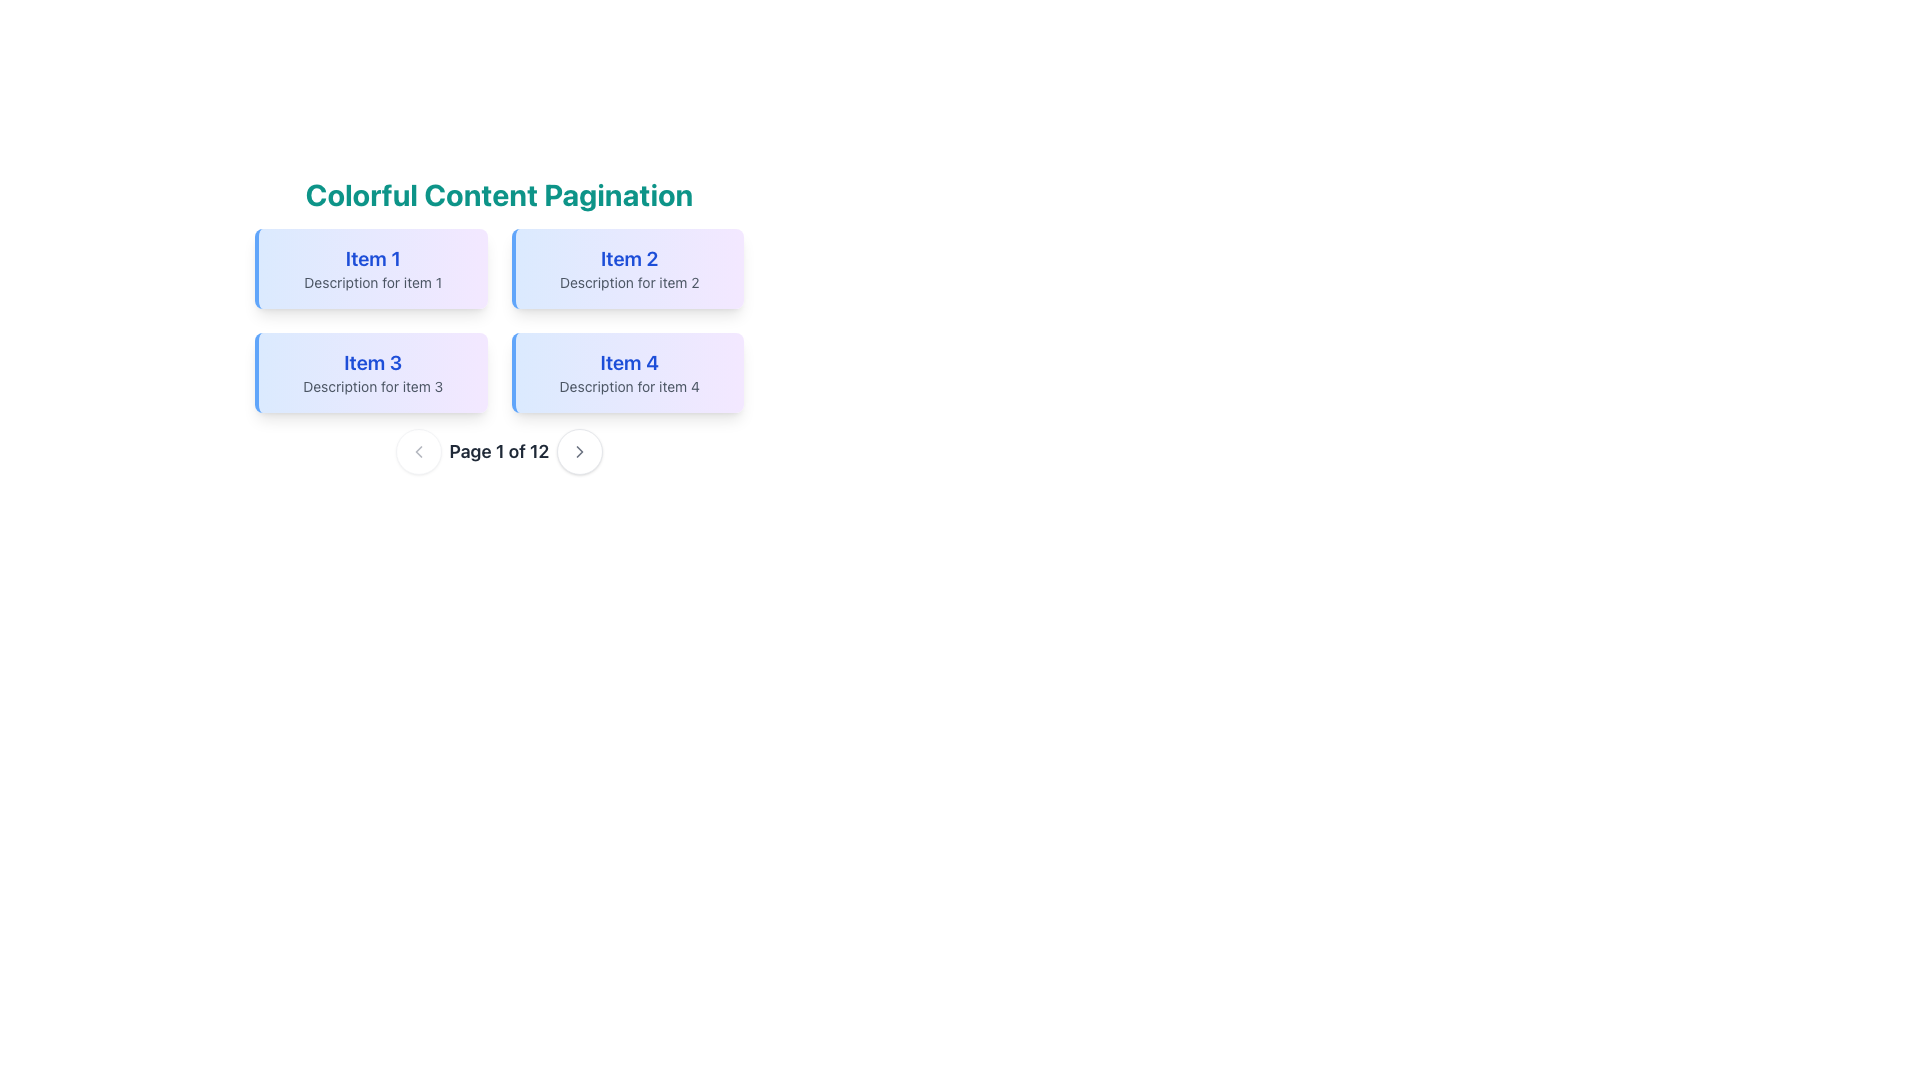 The height and width of the screenshot is (1080, 1920). What do you see at coordinates (628, 257) in the screenshot?
I see `the text content of the Text Label located on the top card` at bounding box center [628, 257].